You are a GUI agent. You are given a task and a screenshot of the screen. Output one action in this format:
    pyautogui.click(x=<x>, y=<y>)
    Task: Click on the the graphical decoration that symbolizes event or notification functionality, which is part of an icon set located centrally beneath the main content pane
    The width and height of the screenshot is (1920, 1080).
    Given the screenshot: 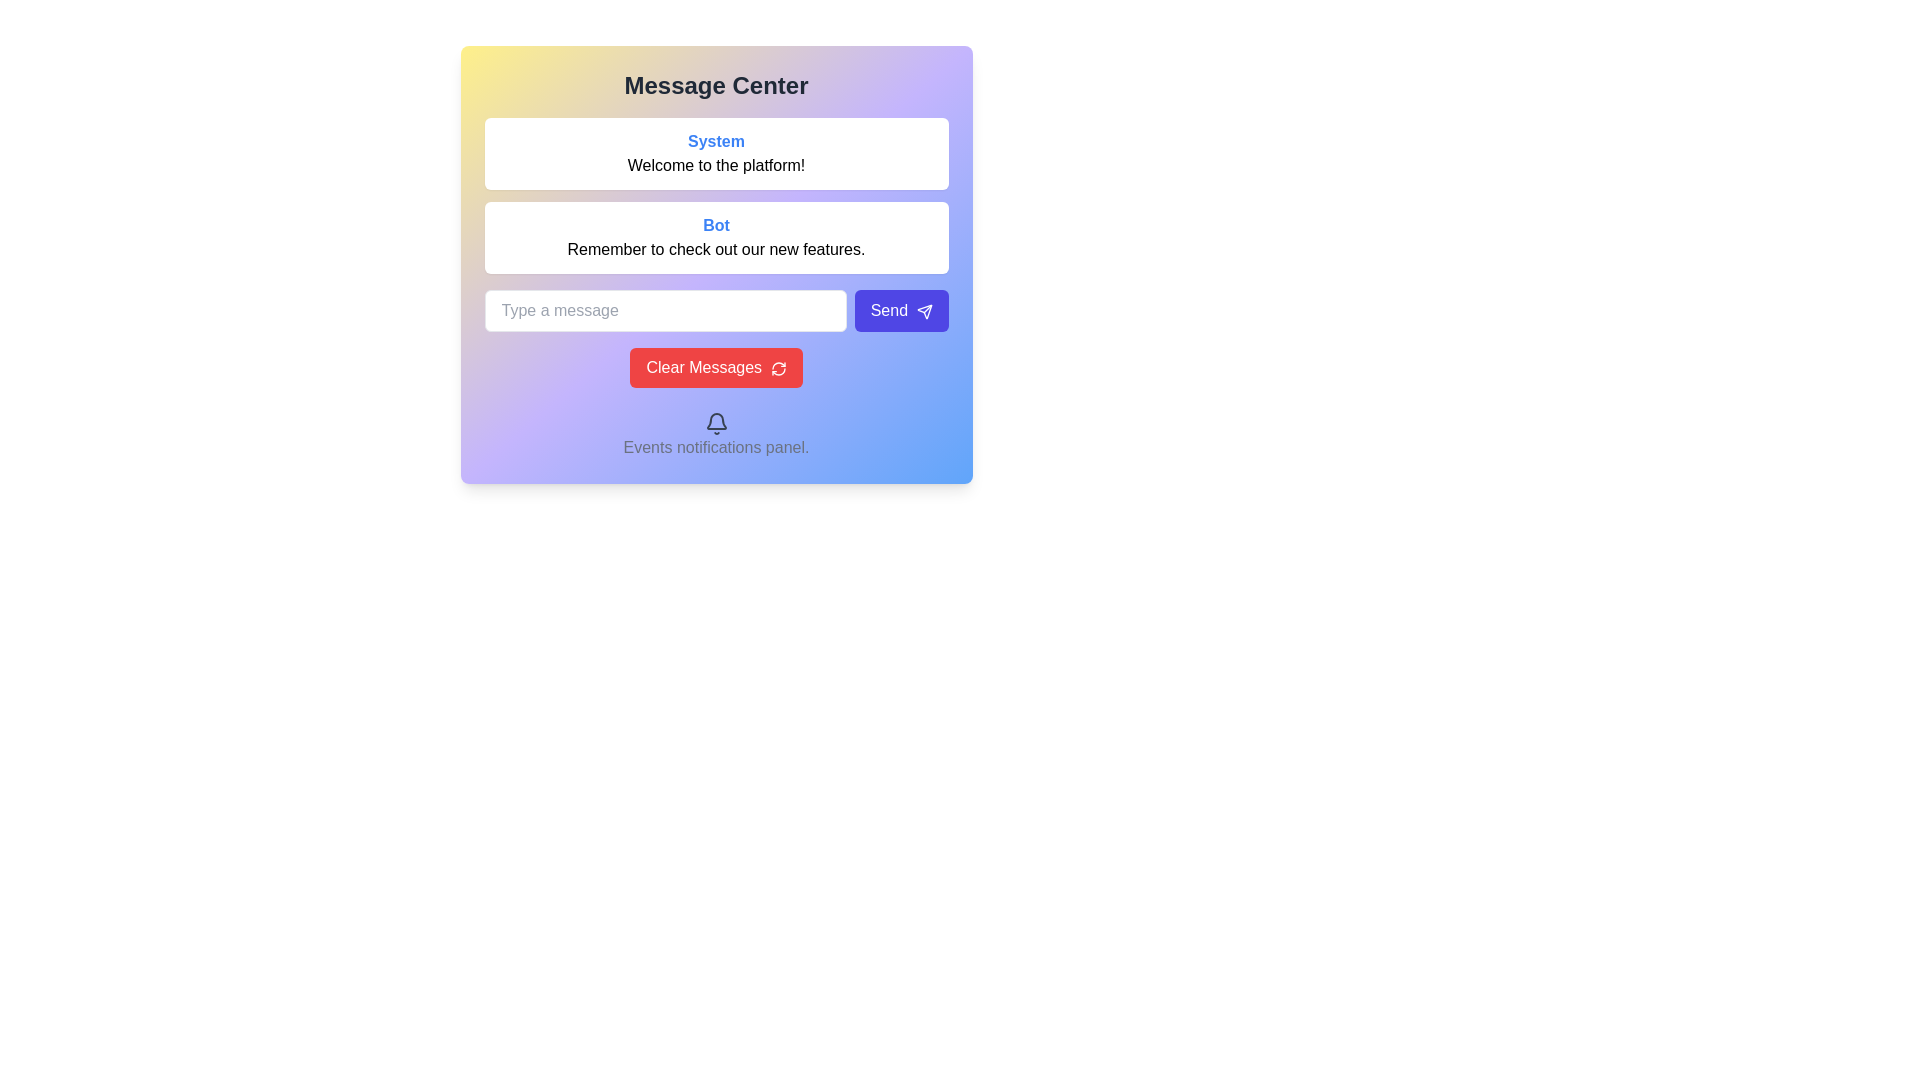 What is the action you would take?
    pyautogui.click(x=716, y=420)
    